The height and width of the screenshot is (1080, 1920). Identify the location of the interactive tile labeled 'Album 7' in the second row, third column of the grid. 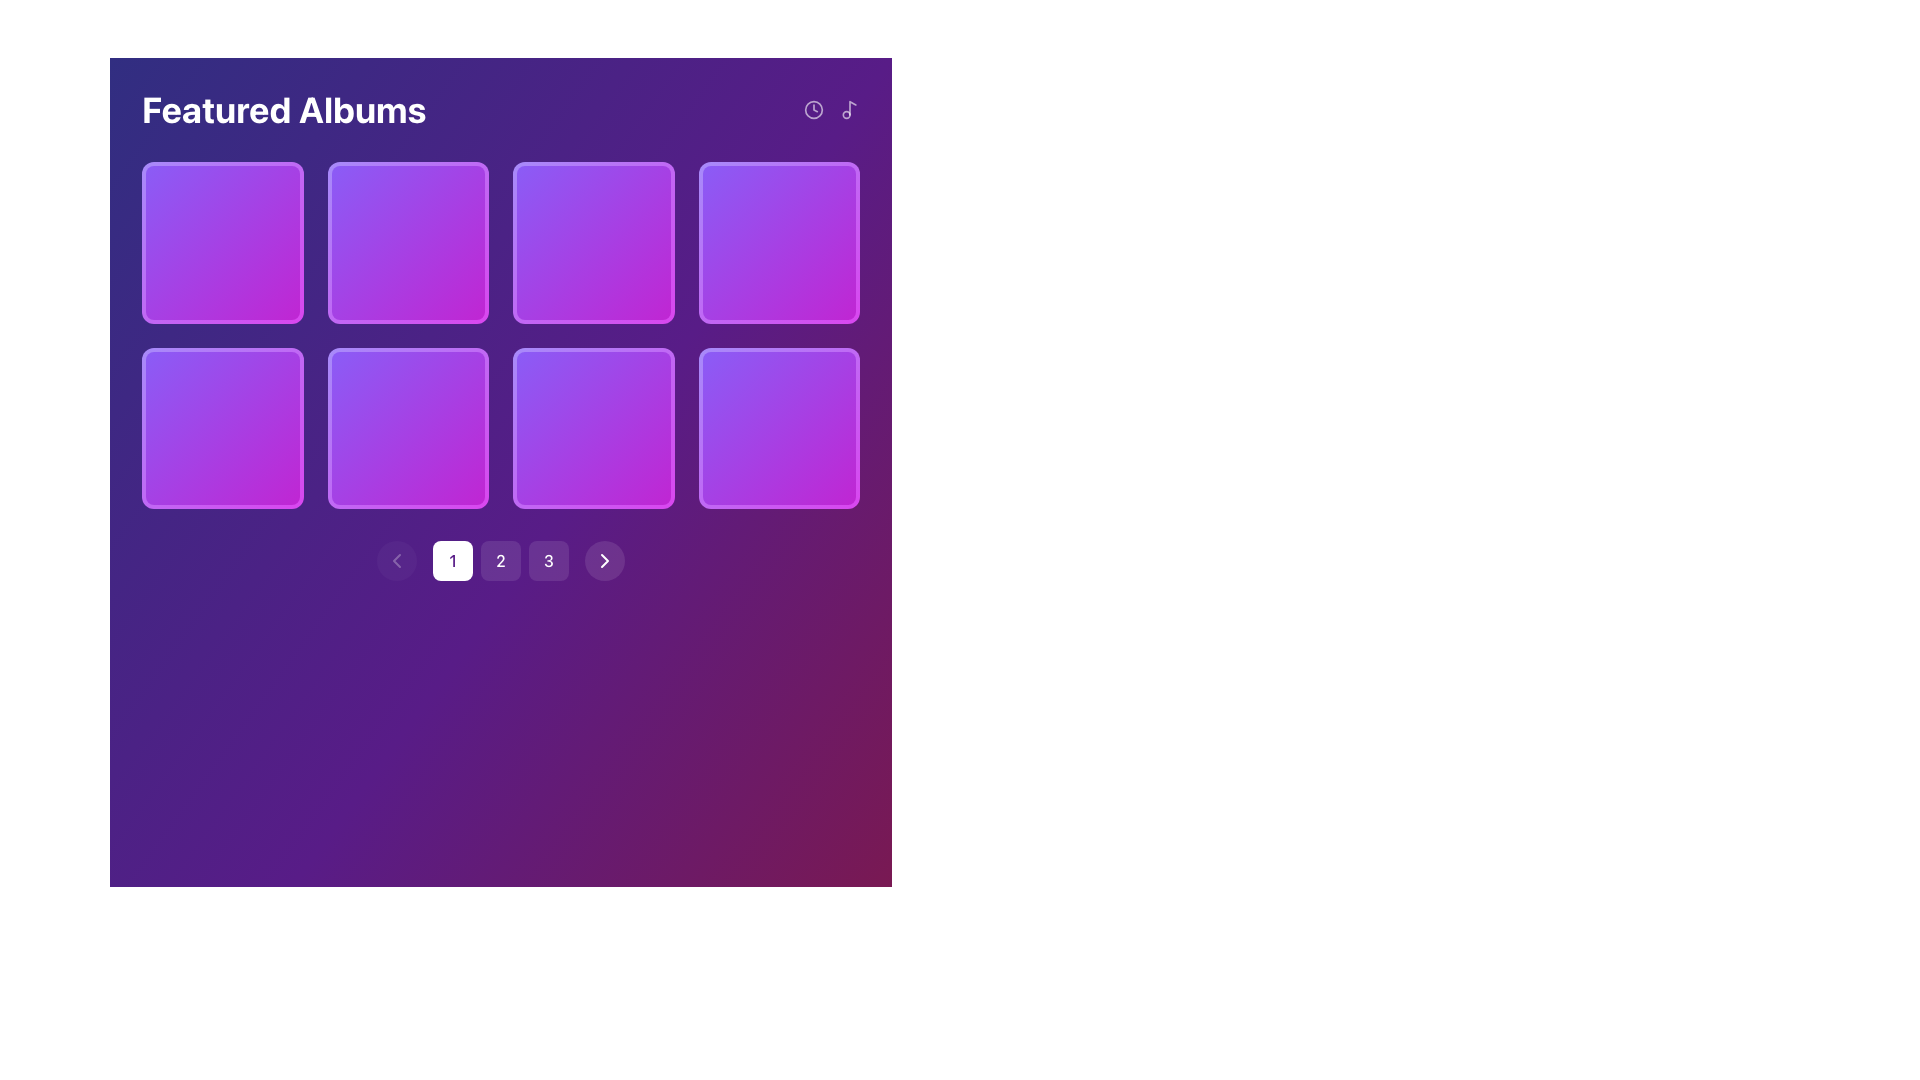
(592, 427).